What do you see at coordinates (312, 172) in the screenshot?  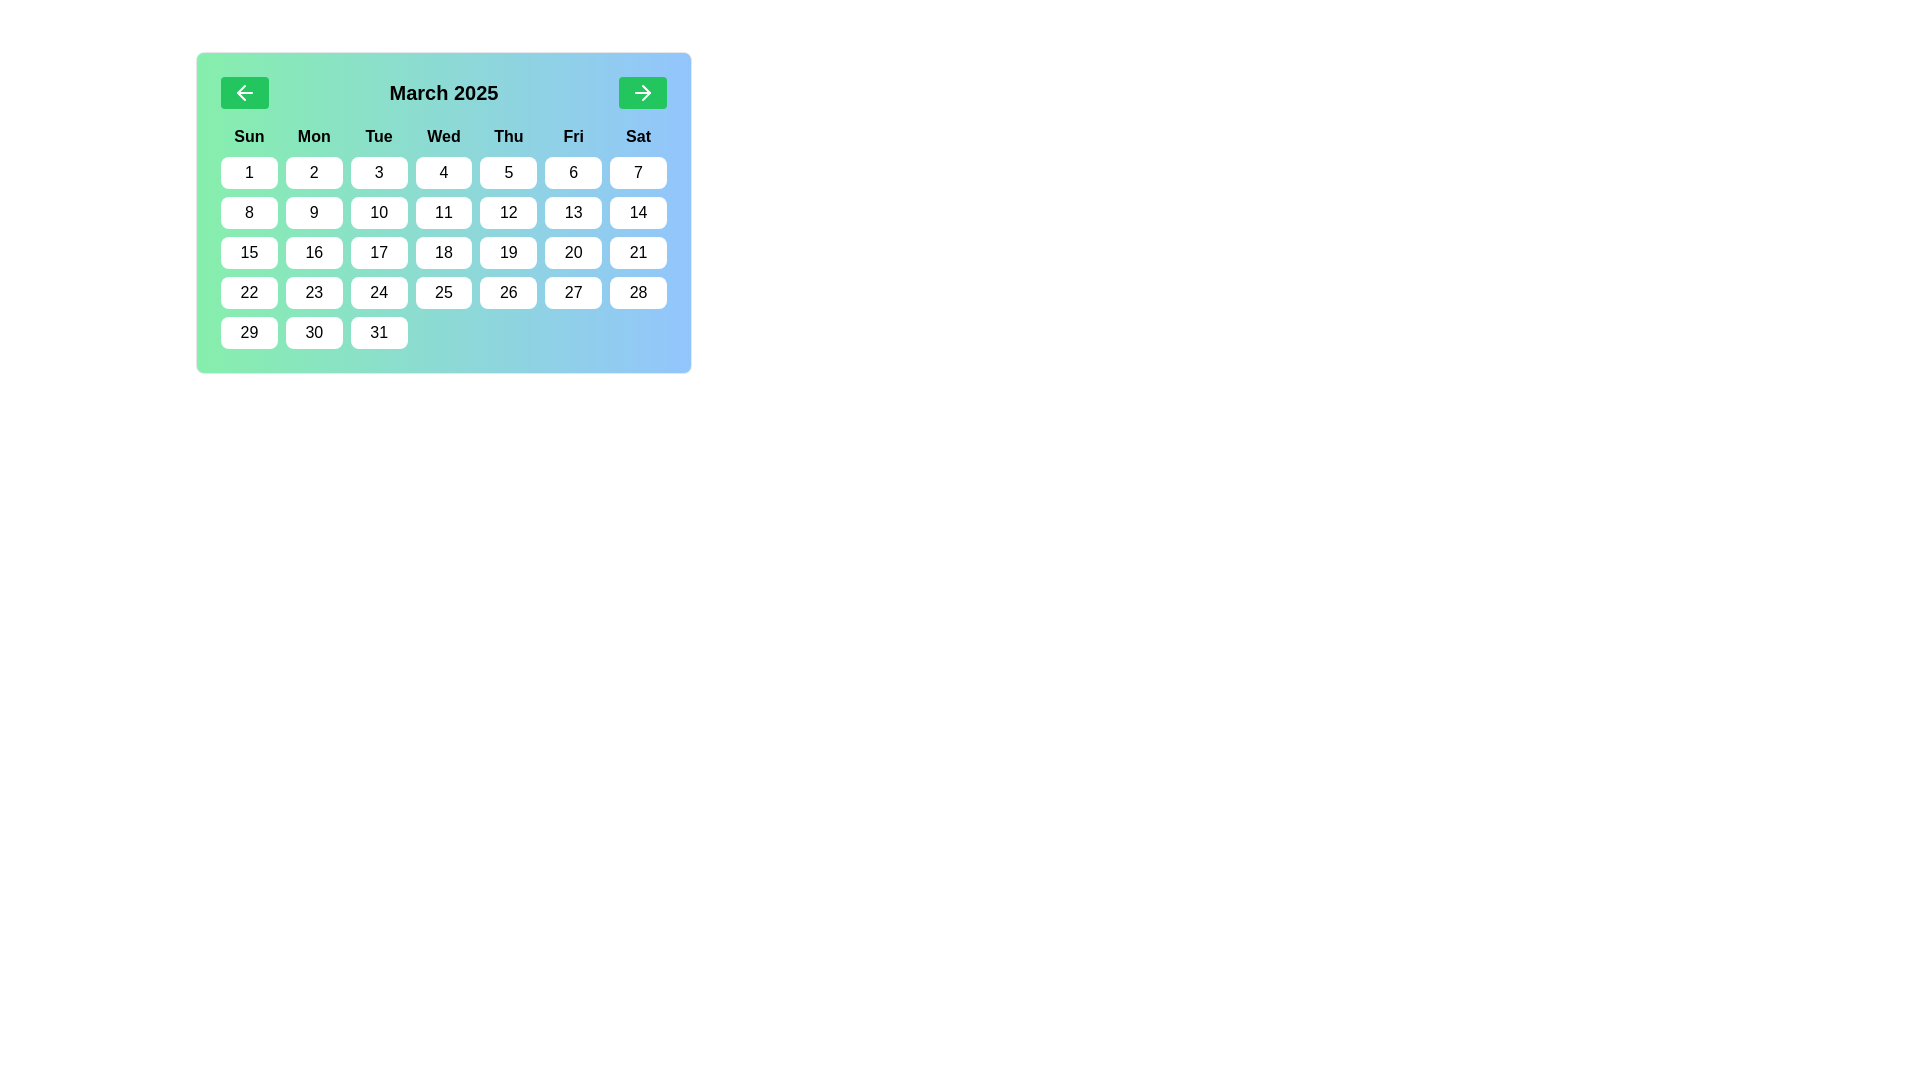 I see `the rectangular button with a rounded border that has a white background and the black number '2' centered inside it` at bounding box center [312, 172].